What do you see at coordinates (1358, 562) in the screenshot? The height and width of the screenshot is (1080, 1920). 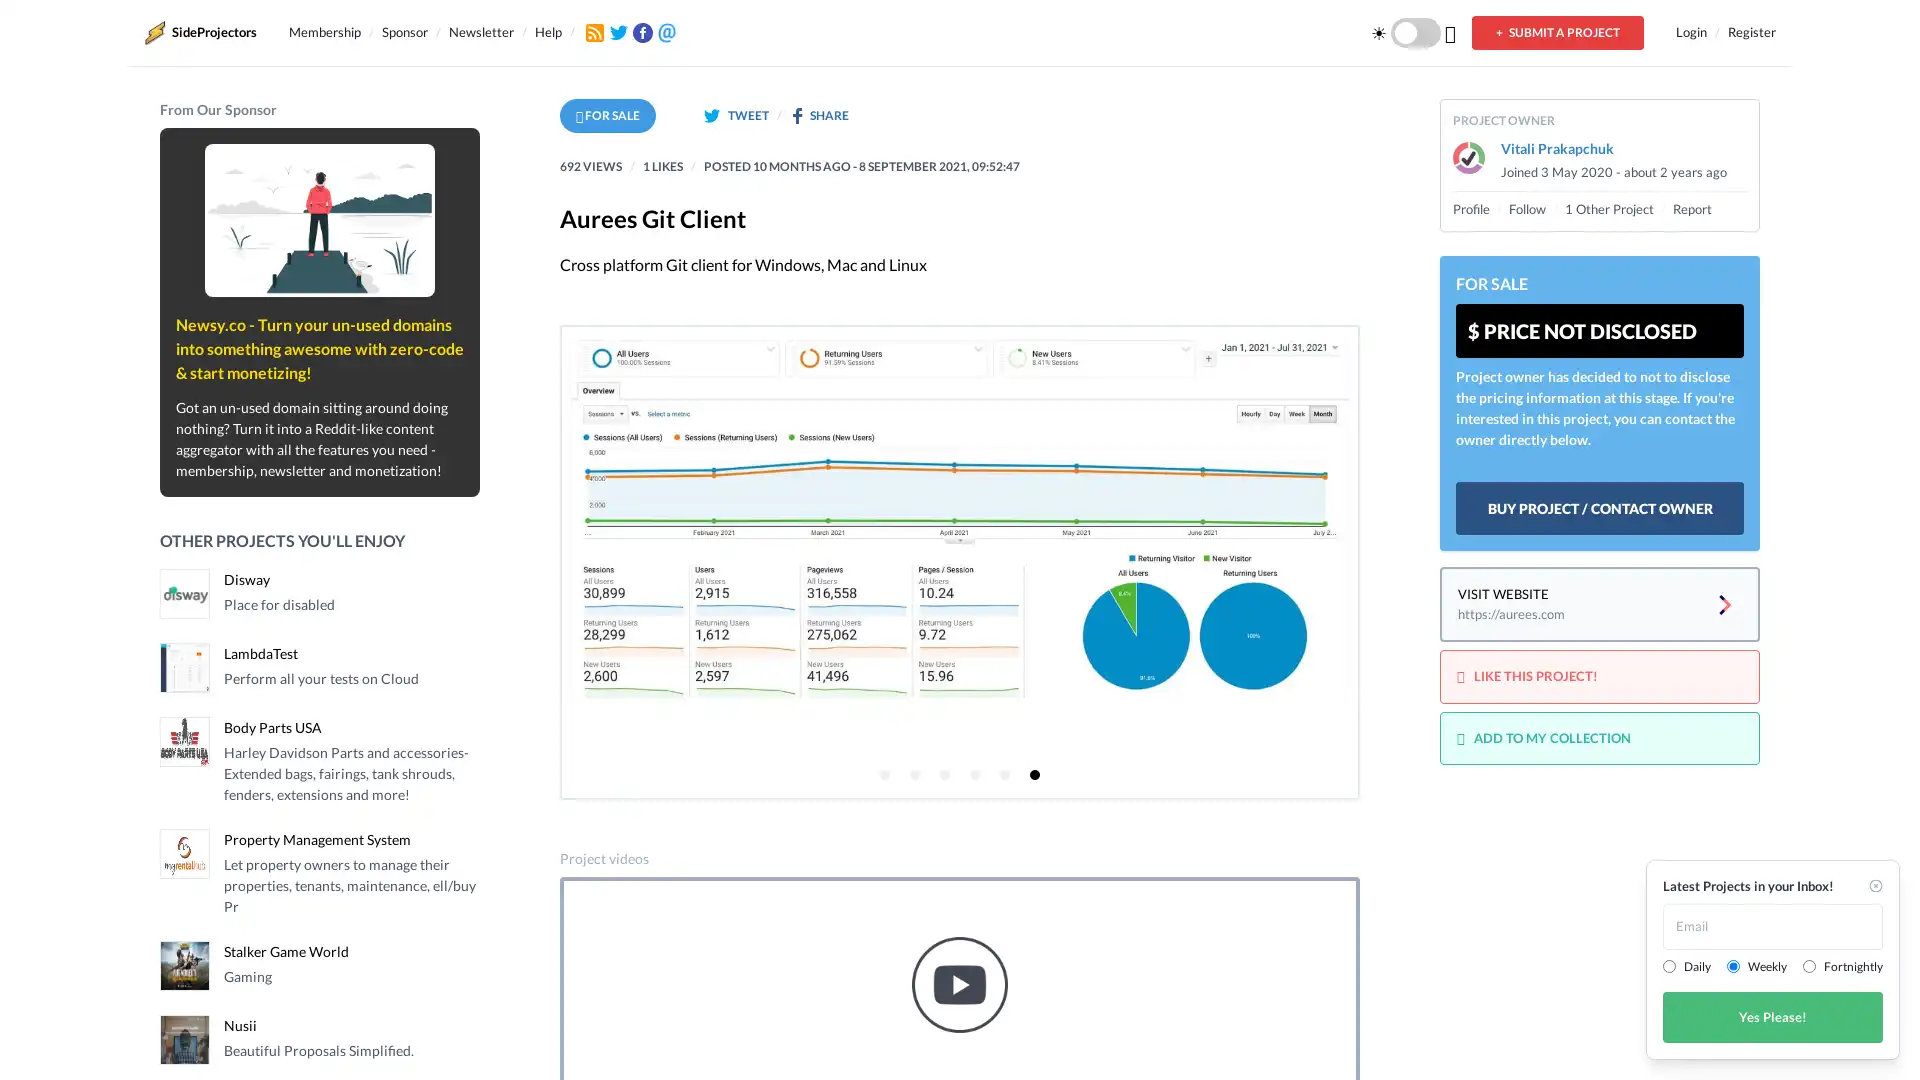 I see `Next page` at bounding box center [1358, 562].